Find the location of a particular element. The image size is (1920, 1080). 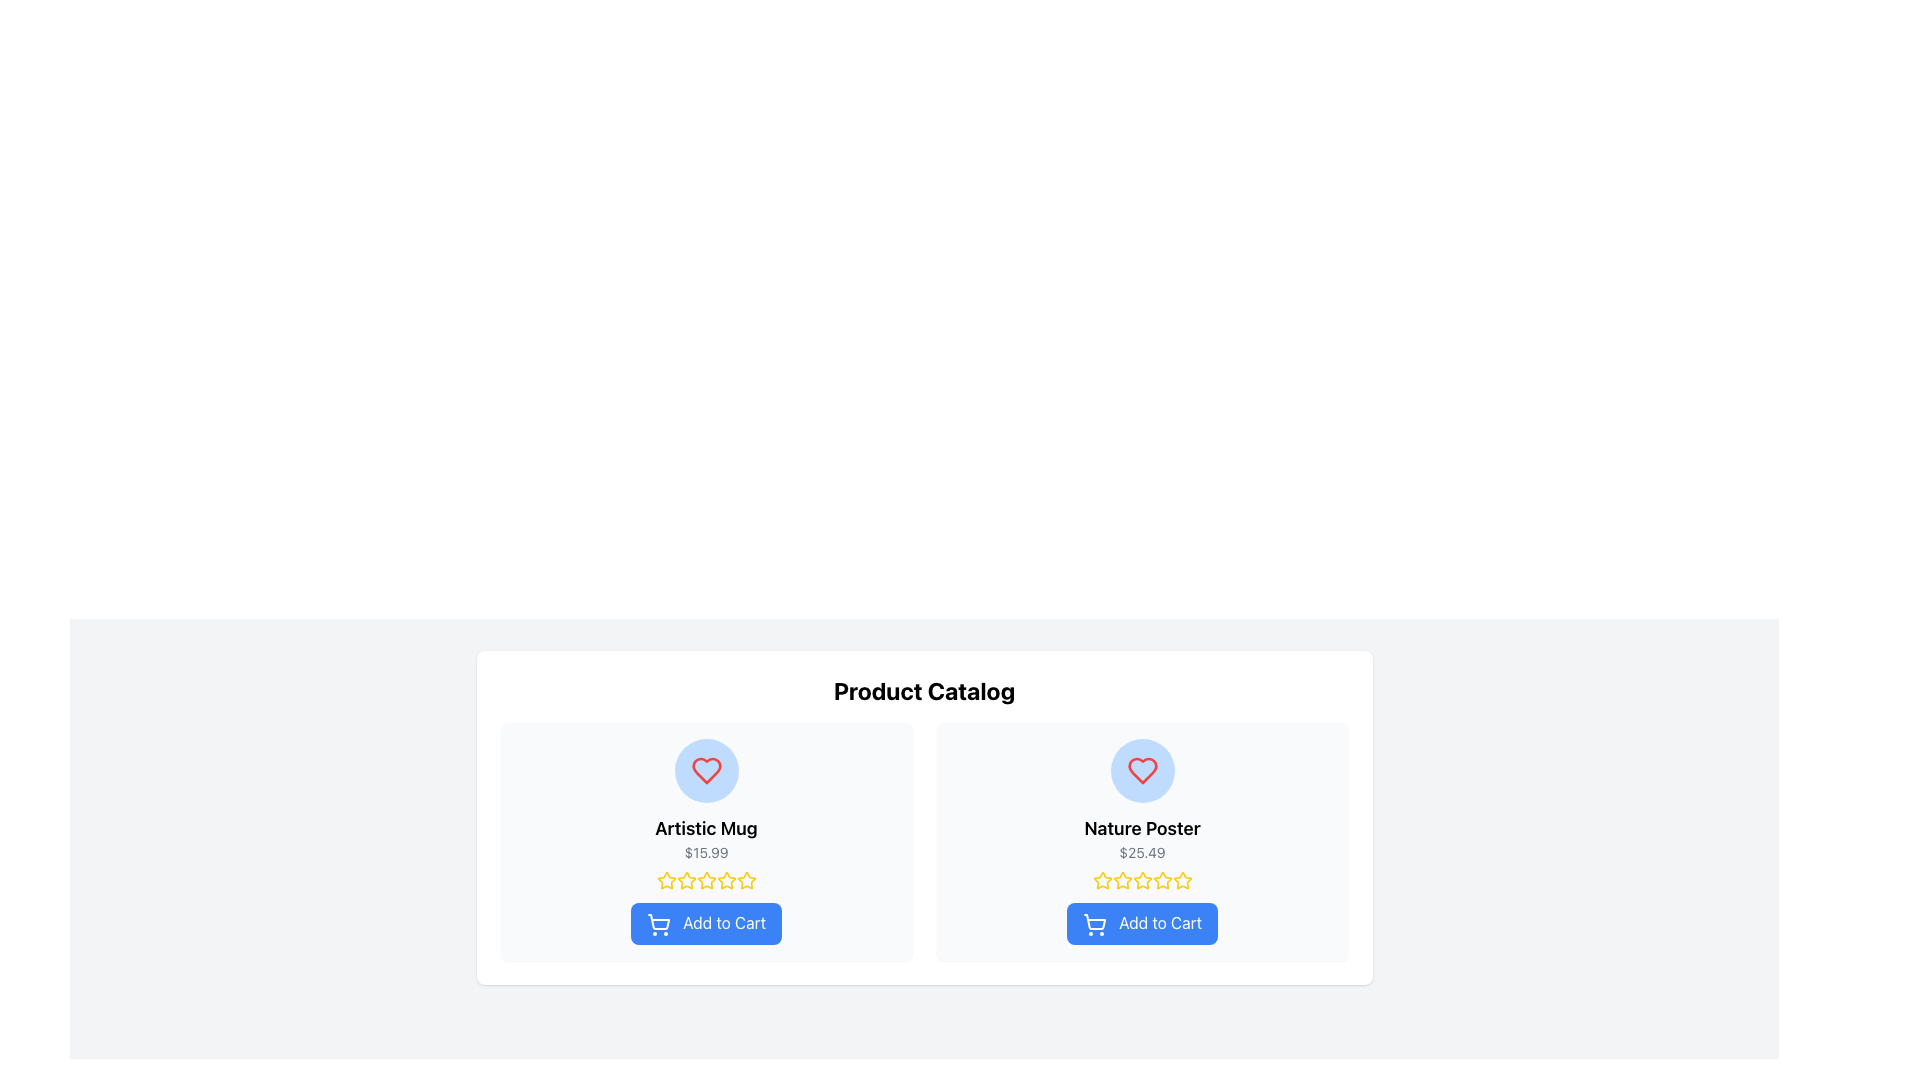

the first star icon of the graphical rating indicator for the 'Artistic Mug' product is located at coordinates (666, 879).